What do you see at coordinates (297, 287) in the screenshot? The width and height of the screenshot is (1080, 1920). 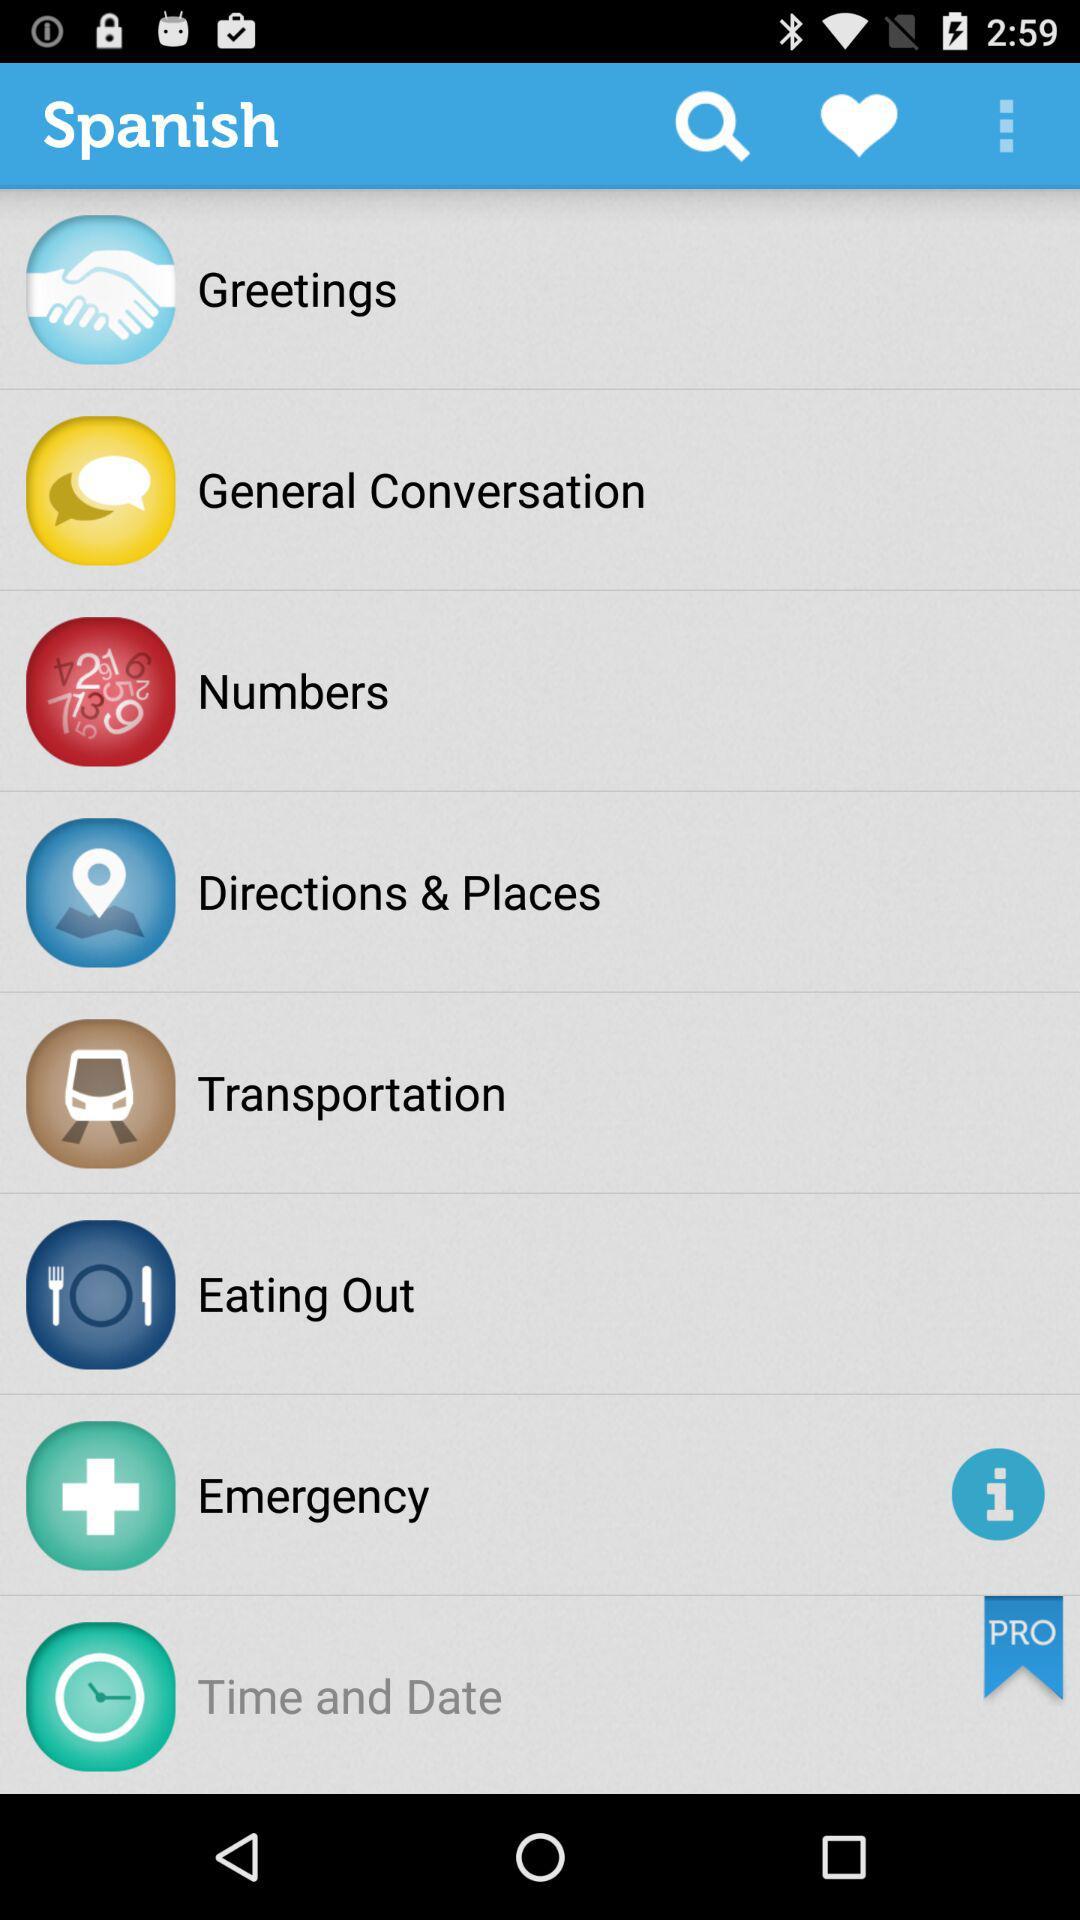 I see `the greetings item` at bounding box center [297, 287].